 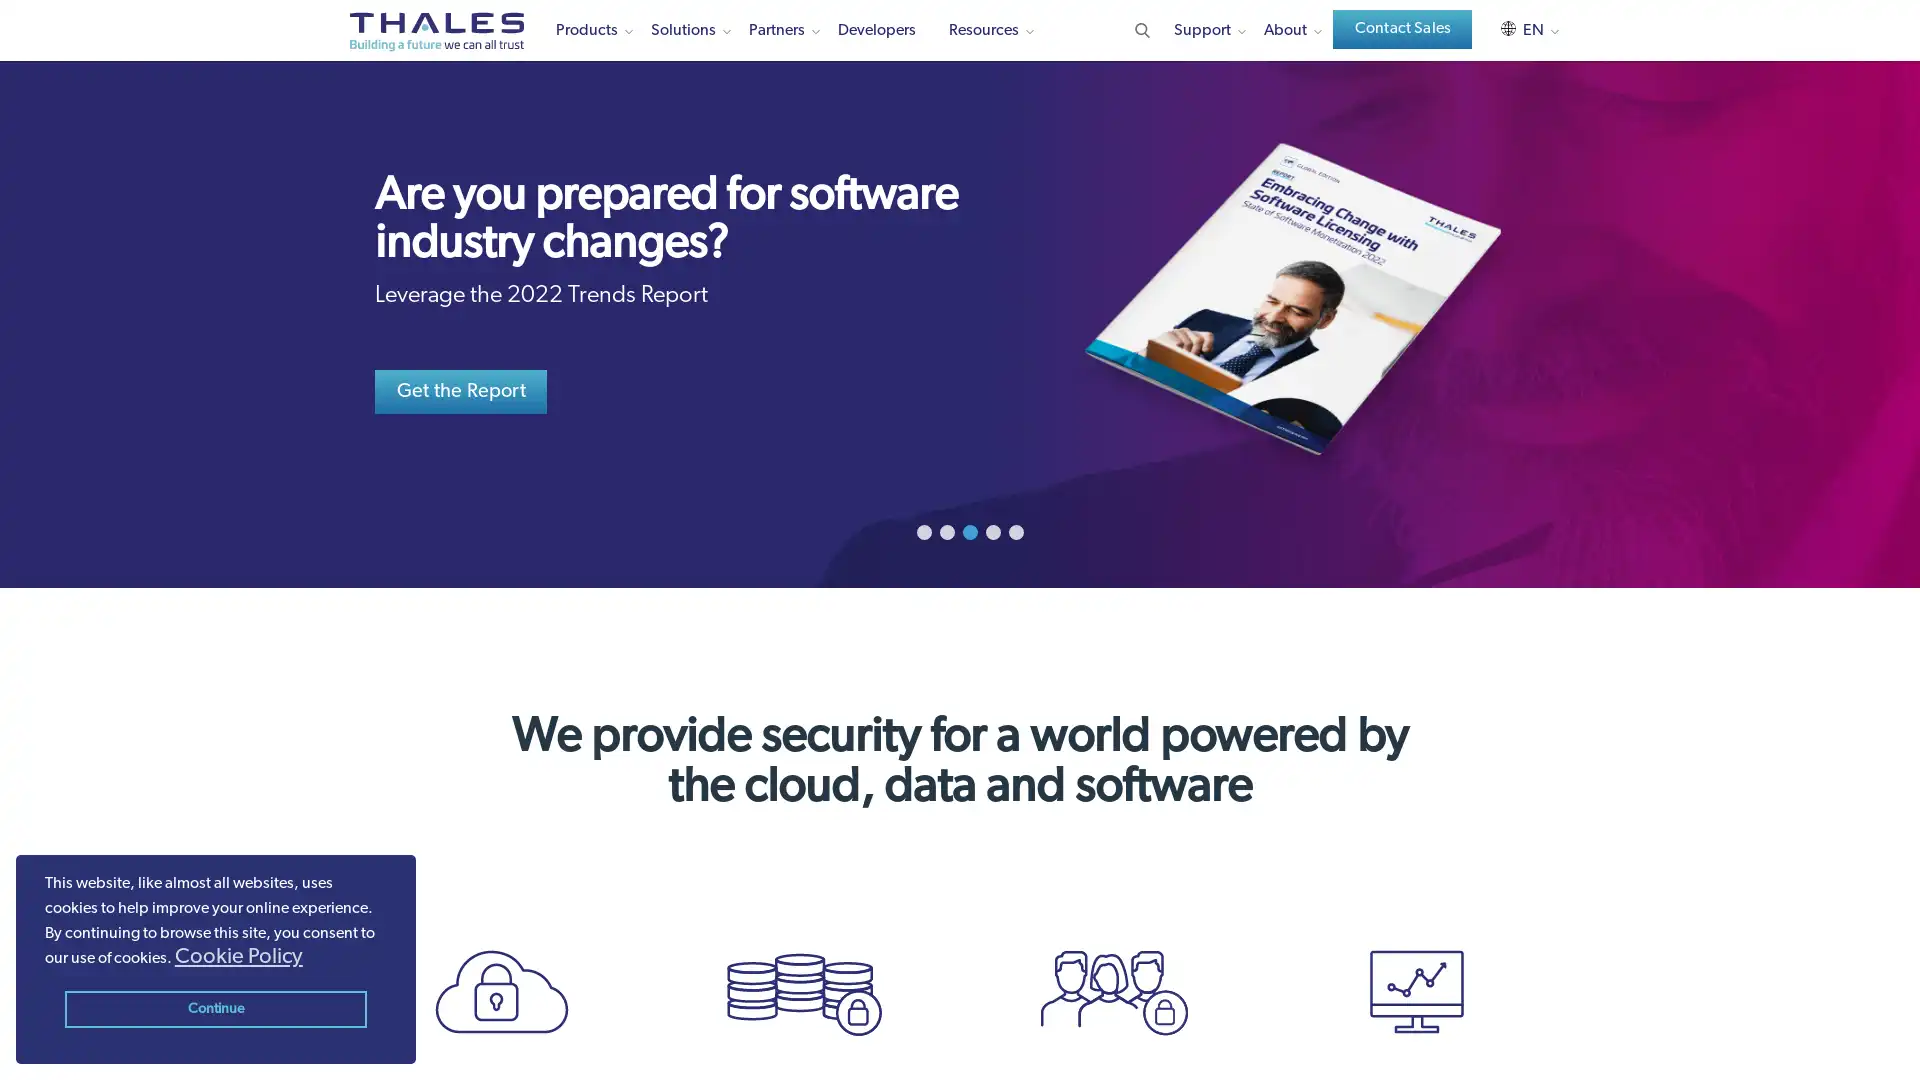 What do you see at coordinates (969, 531) in the screenshot?
I see `3` at bounding box center [969, 531].